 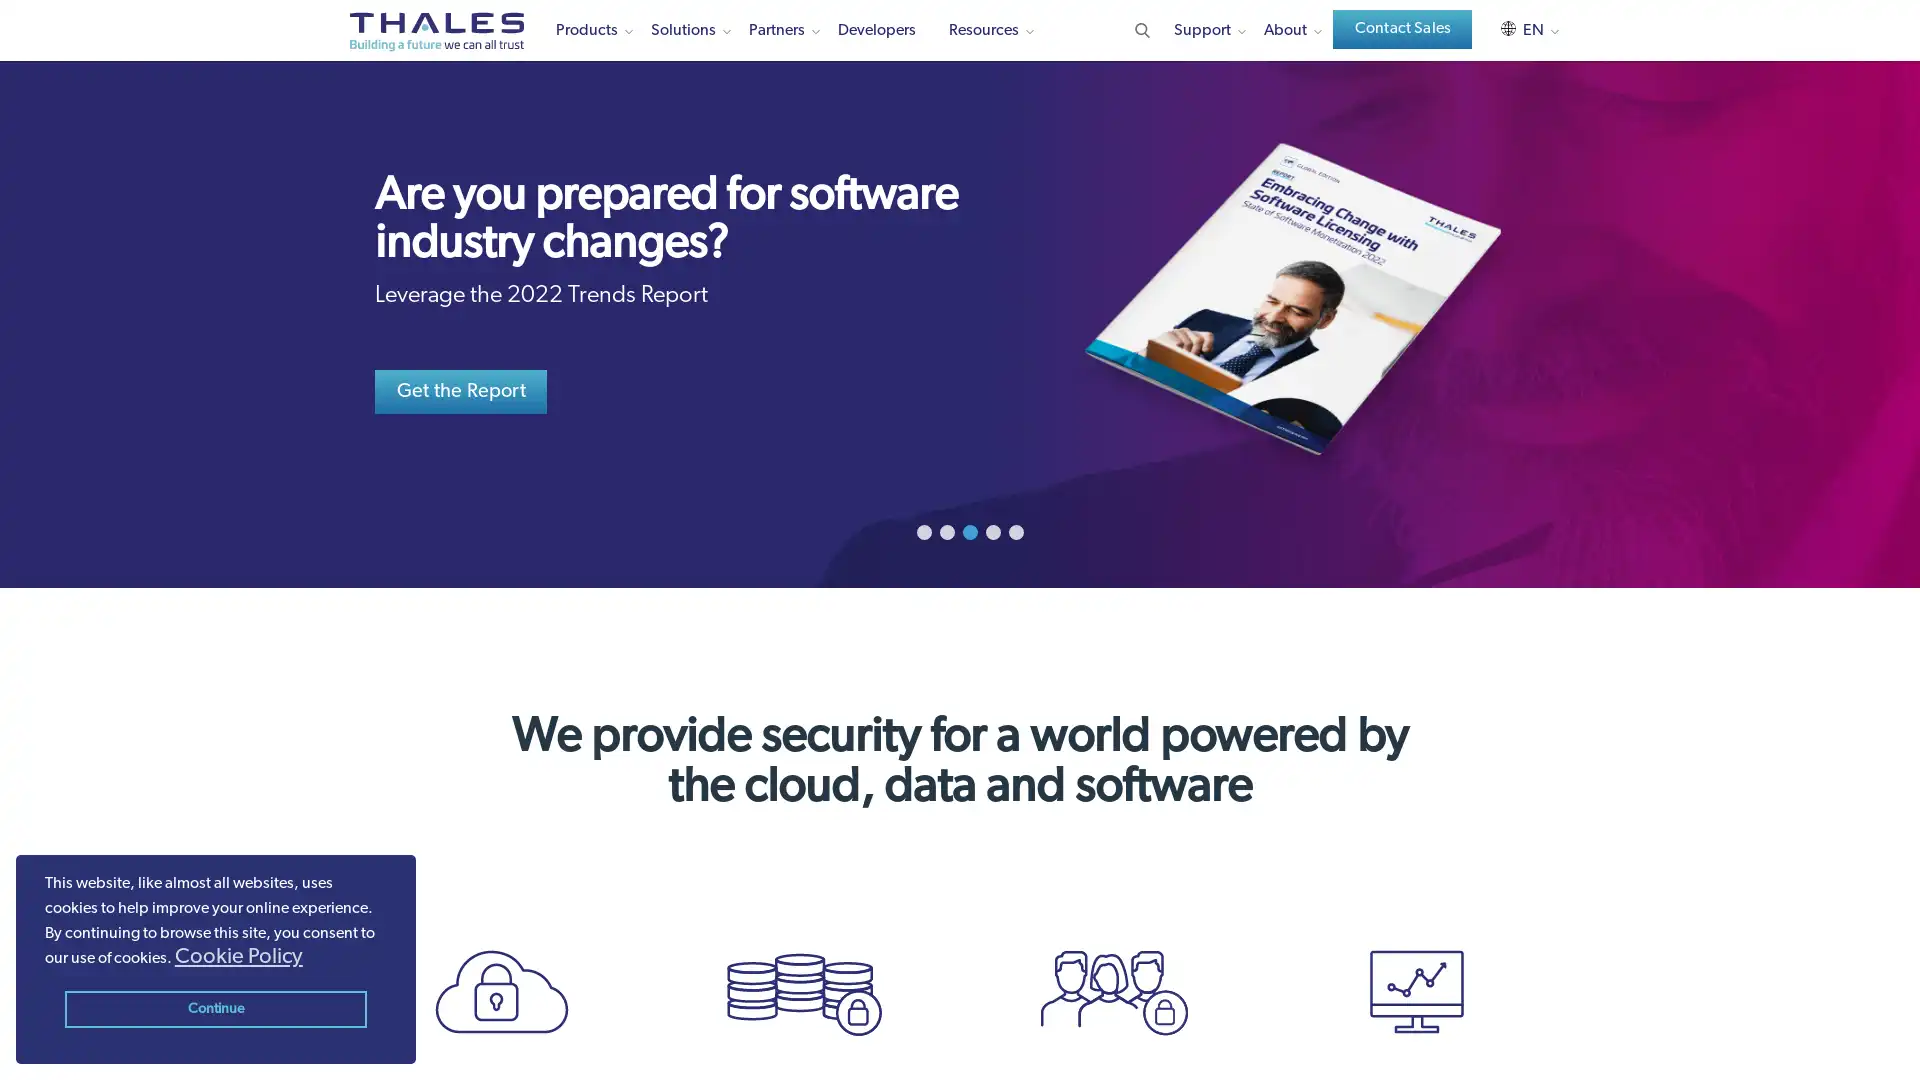 What do you see at coordinates (969, 531) in the screenshot?
I see `3` at bounding box center [969, 531].